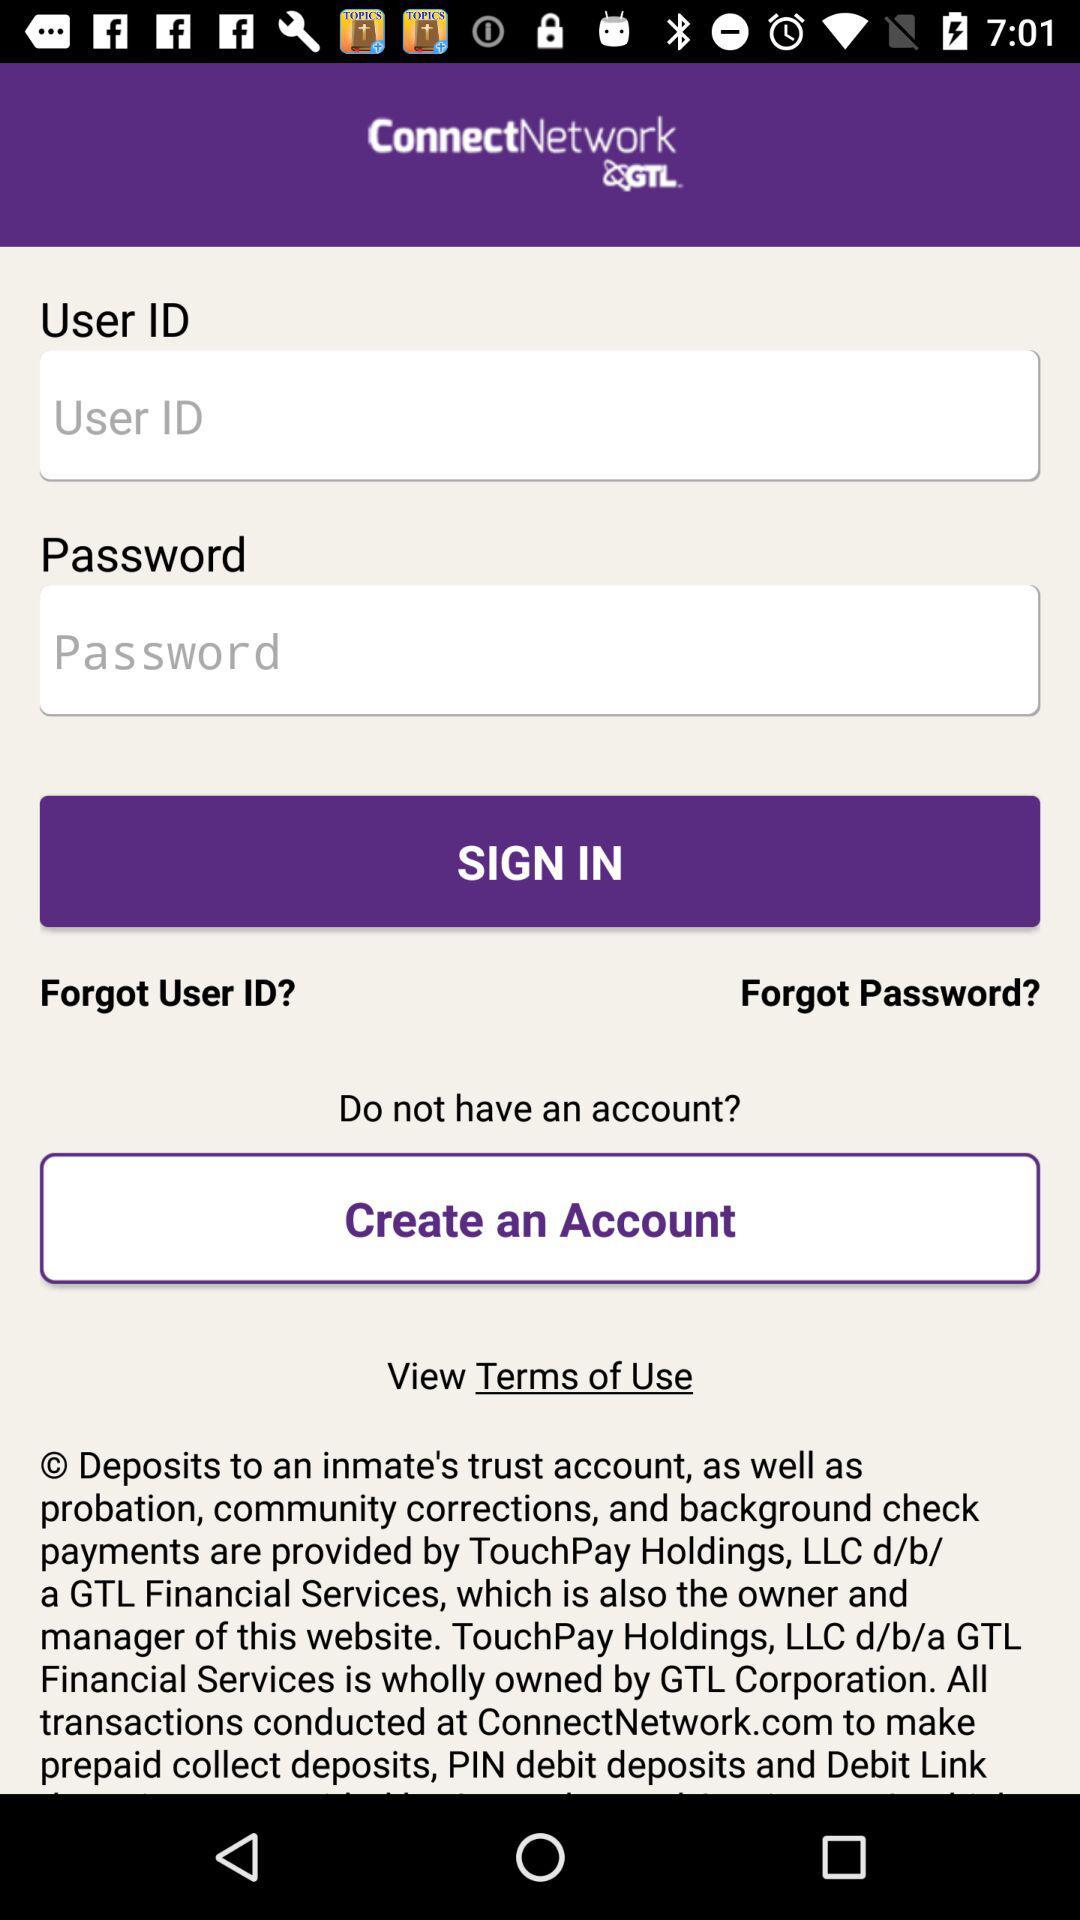 This screenshot has height=1920, width=1080. What do you see at coordinates (540, 1373) in the screenshot?
I see `the item below create an account` at bounding box center [540, 1373].